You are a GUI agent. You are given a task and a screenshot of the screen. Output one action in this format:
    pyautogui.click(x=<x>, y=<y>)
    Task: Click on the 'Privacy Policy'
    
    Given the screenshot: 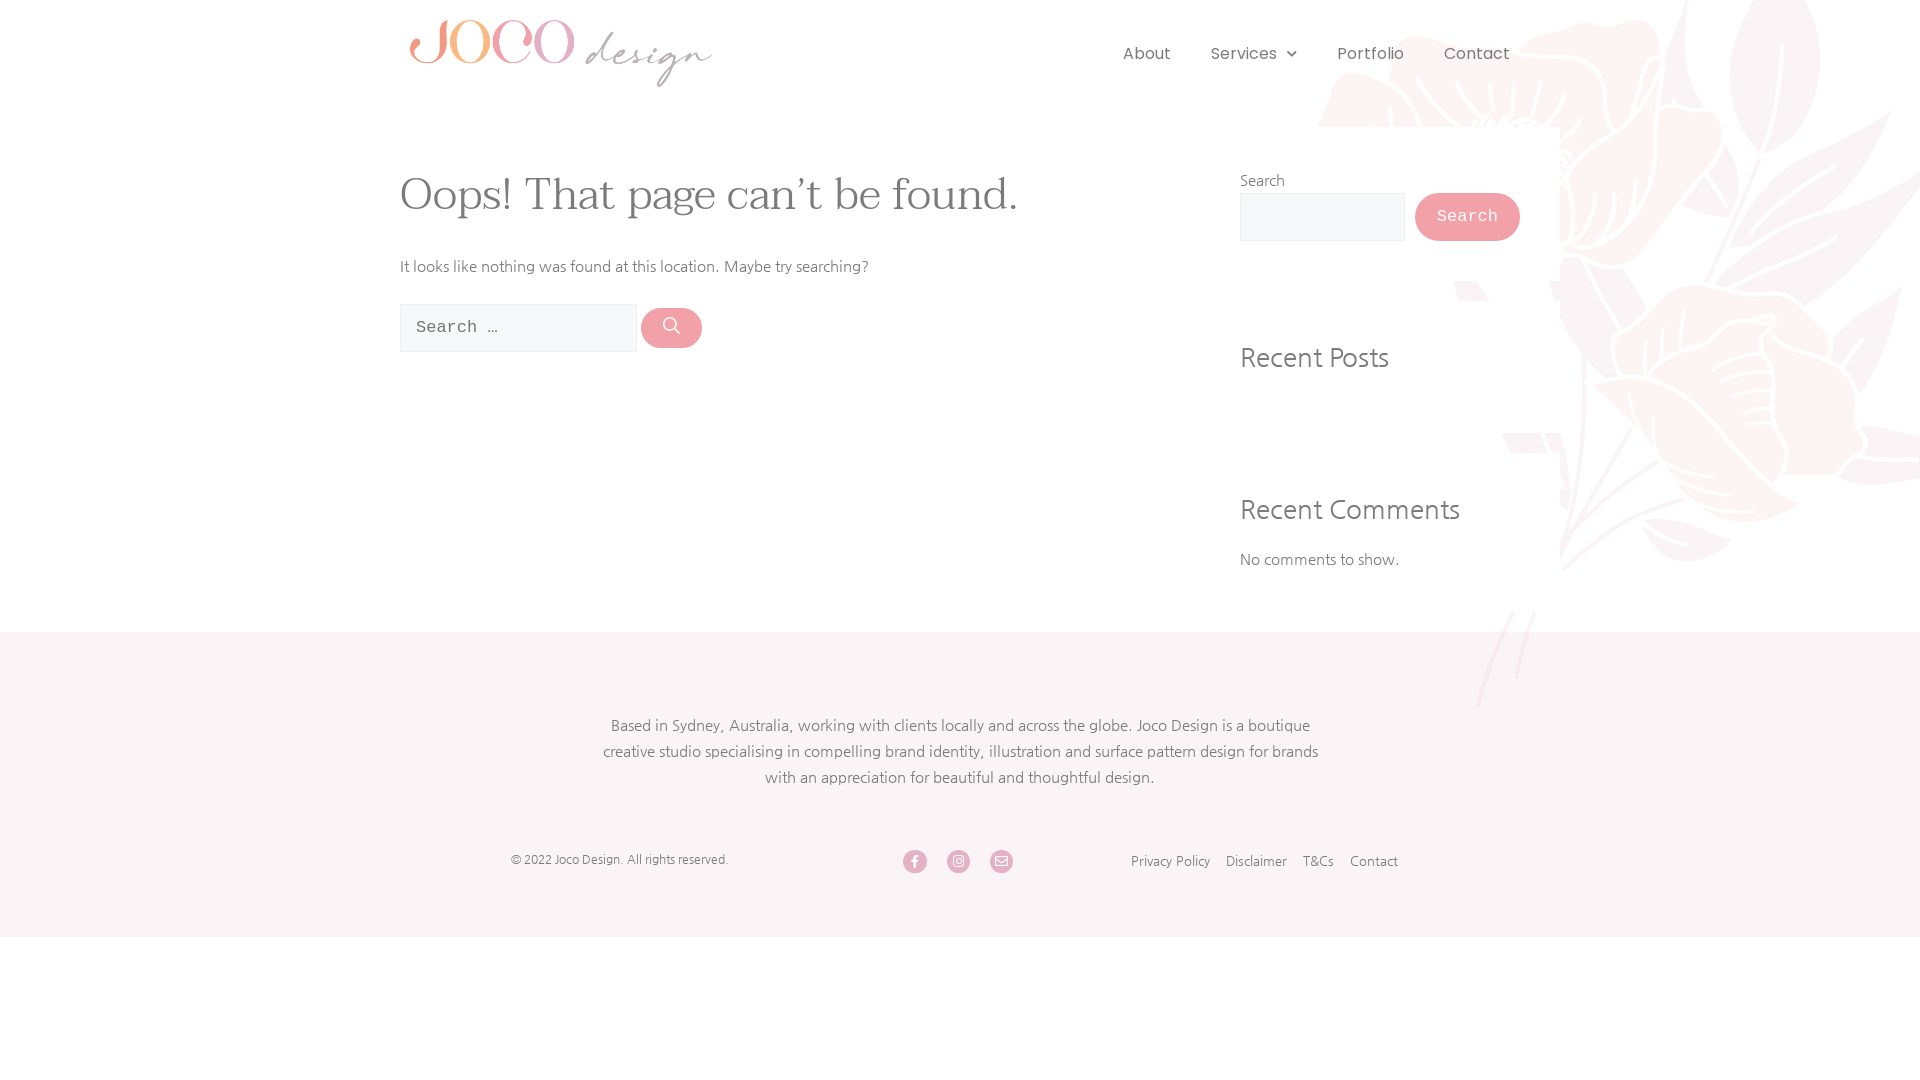 What is the action you would take?
    pyautogui.click(x=1170, y=859)
    